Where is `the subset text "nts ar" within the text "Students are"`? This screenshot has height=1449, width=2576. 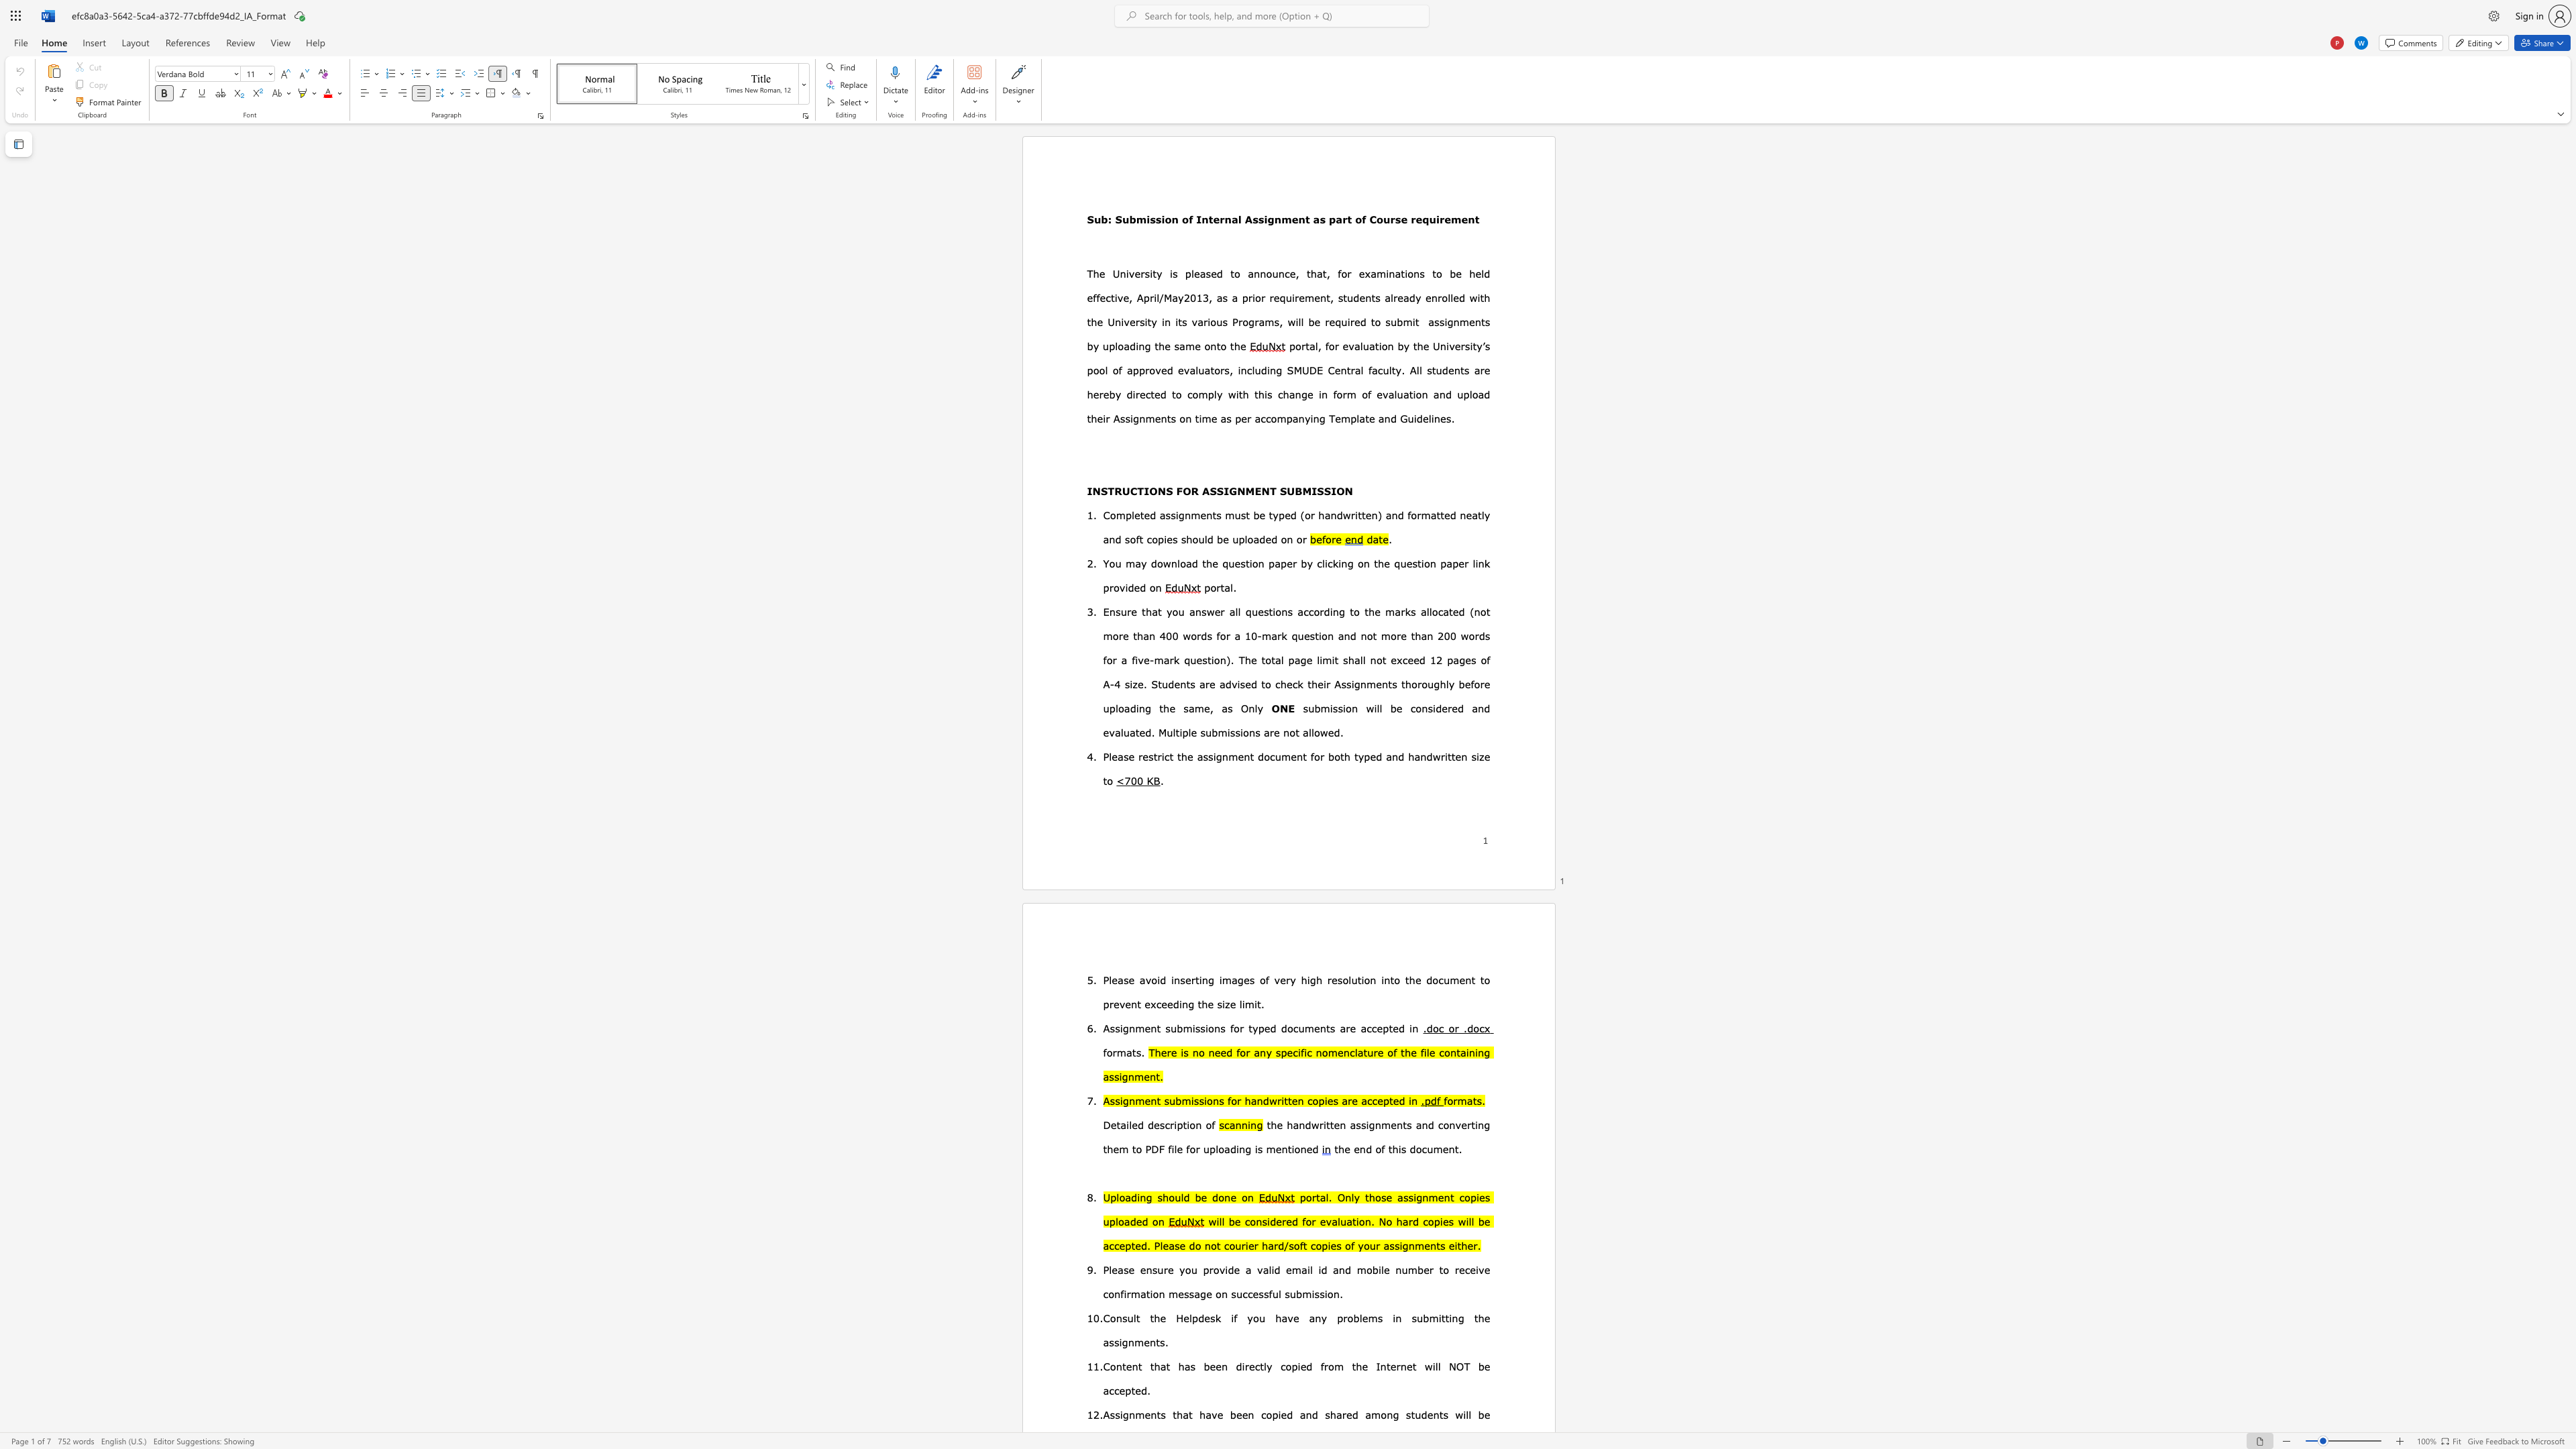 the subset text "nts ar" within the text "Students are" is located at coordinates (1179, 682).